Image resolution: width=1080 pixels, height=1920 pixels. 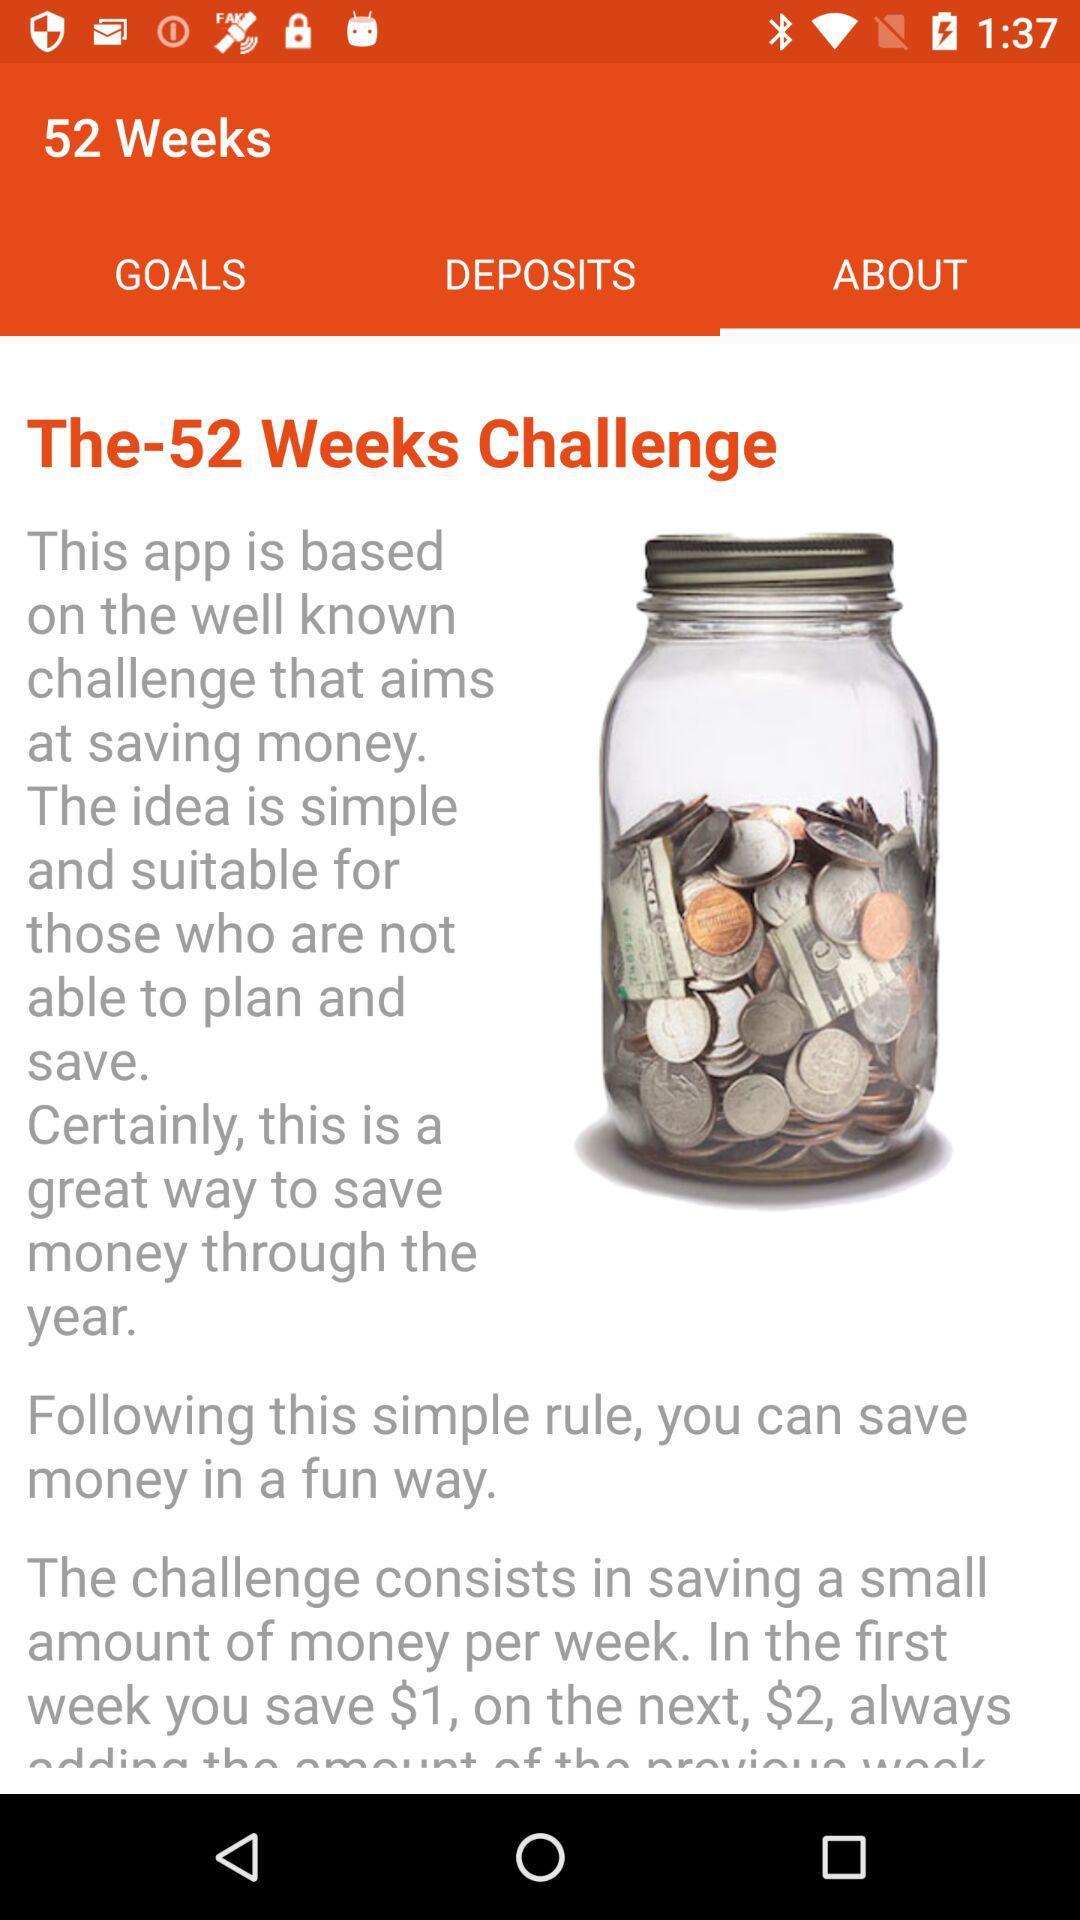 What do you see at coordinates (180, 272) in the screenshot?
I see `the icon next to deposits` at bounding box center [180, 272].